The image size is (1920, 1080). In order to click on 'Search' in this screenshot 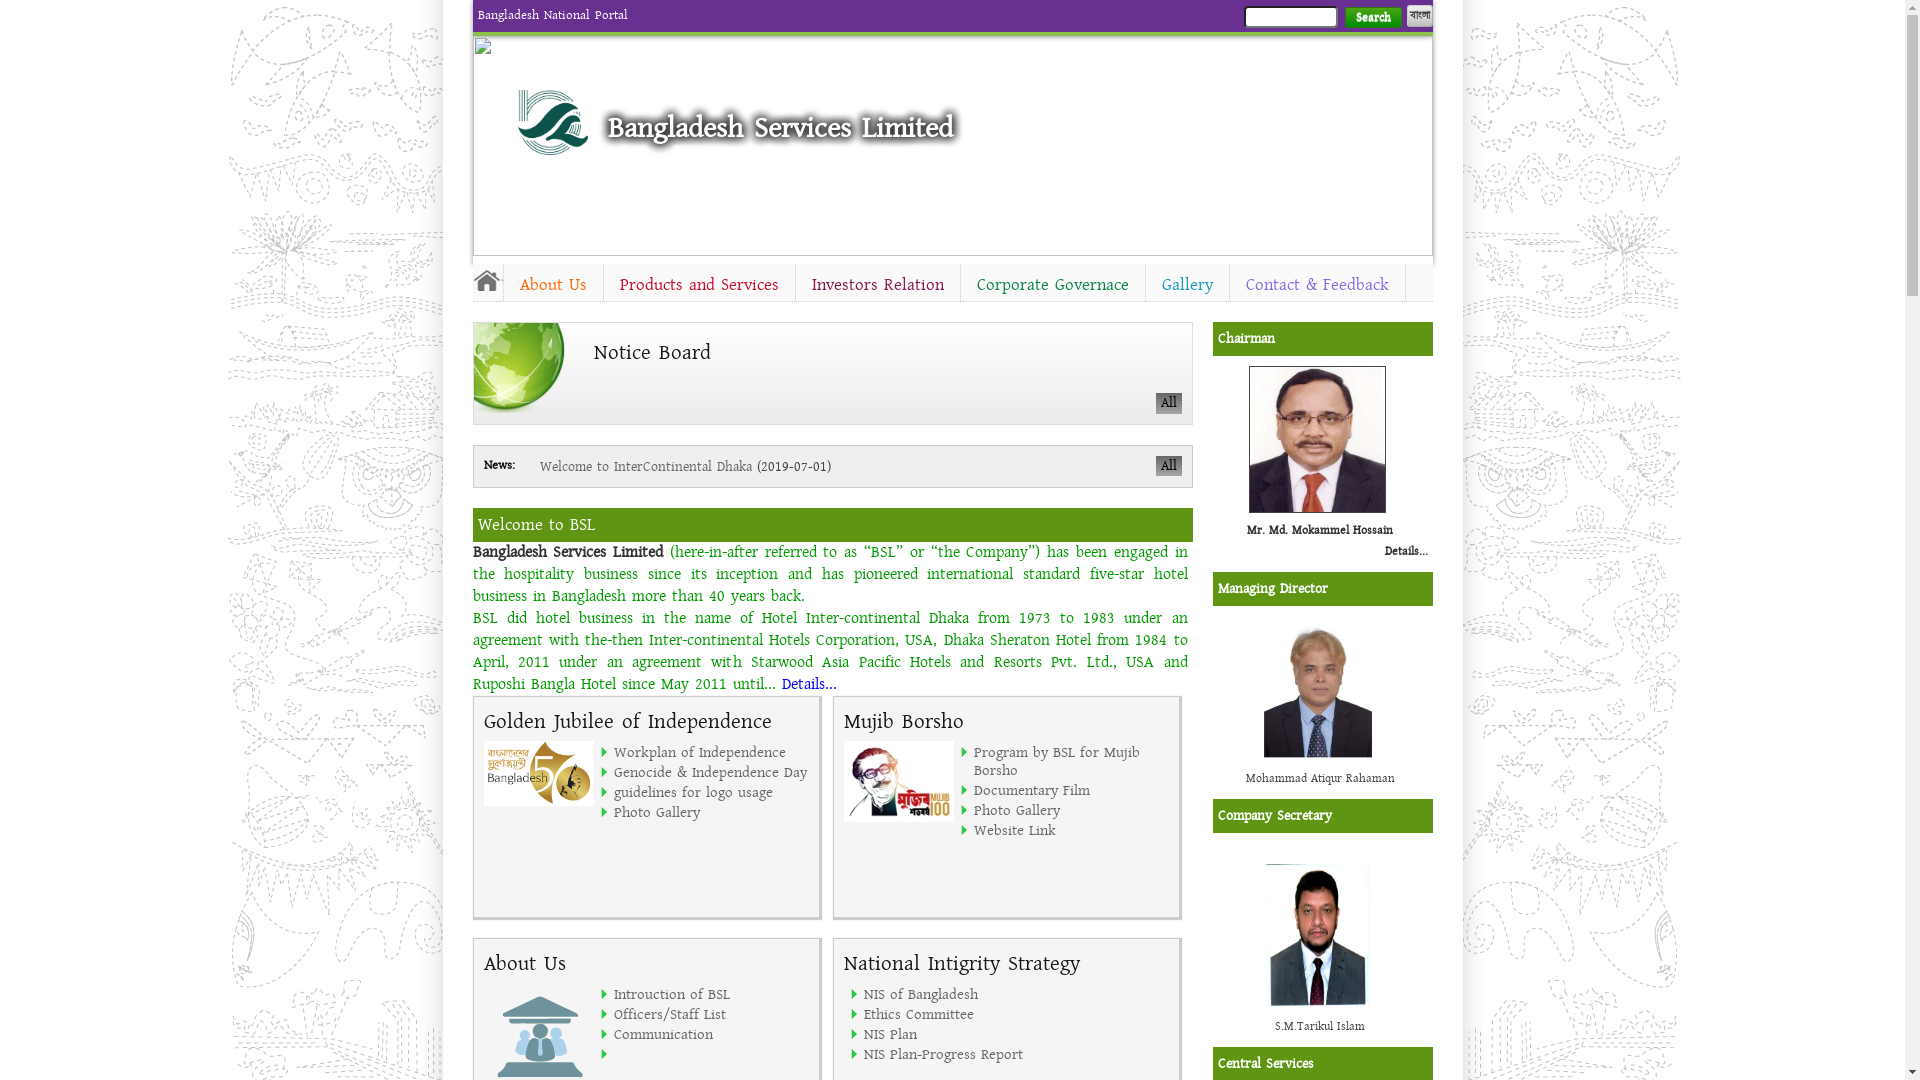, I will do `click(1371, 17)`.